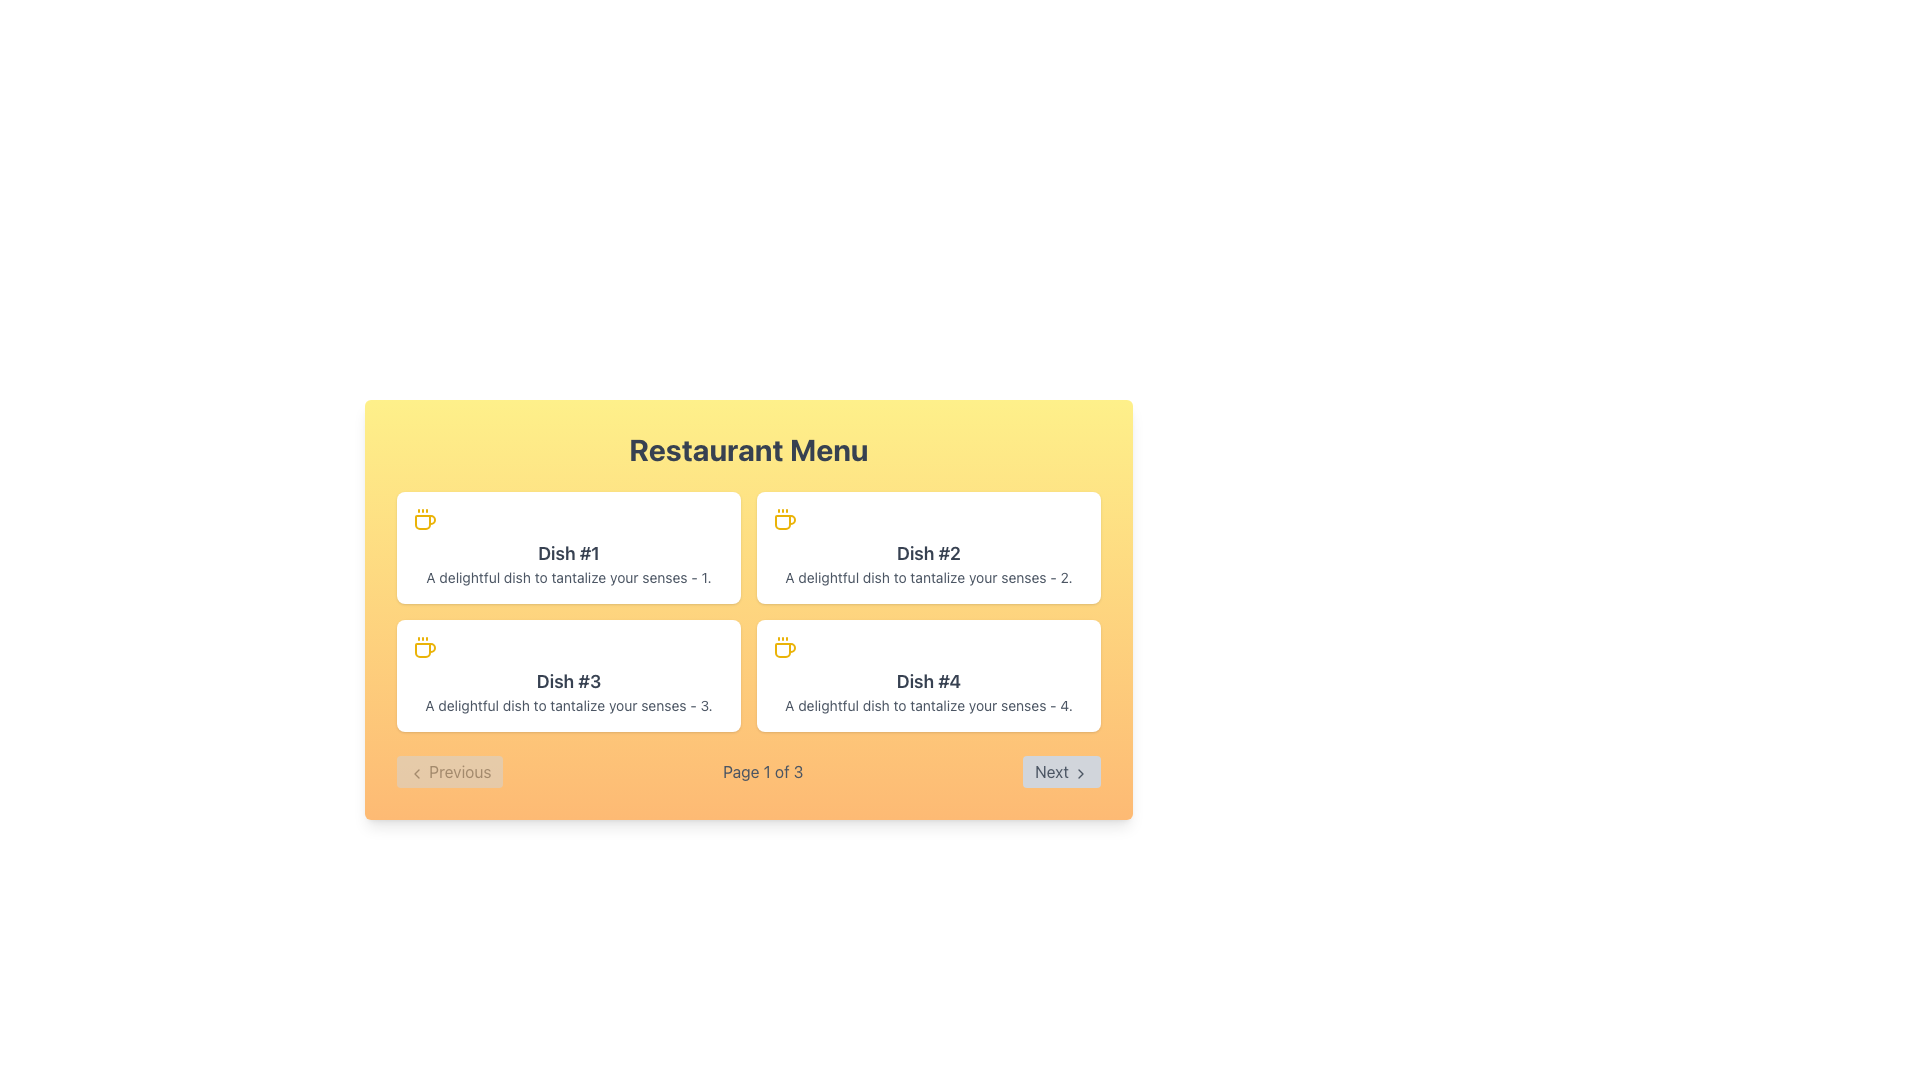 This screenshot has height=1080, width=1920. Describe the element at coordinates (1061, 770) in the screenshot. I see `the navigation button located at the bottom-right corner of the 'Restaurant Menu' panel` at that location.